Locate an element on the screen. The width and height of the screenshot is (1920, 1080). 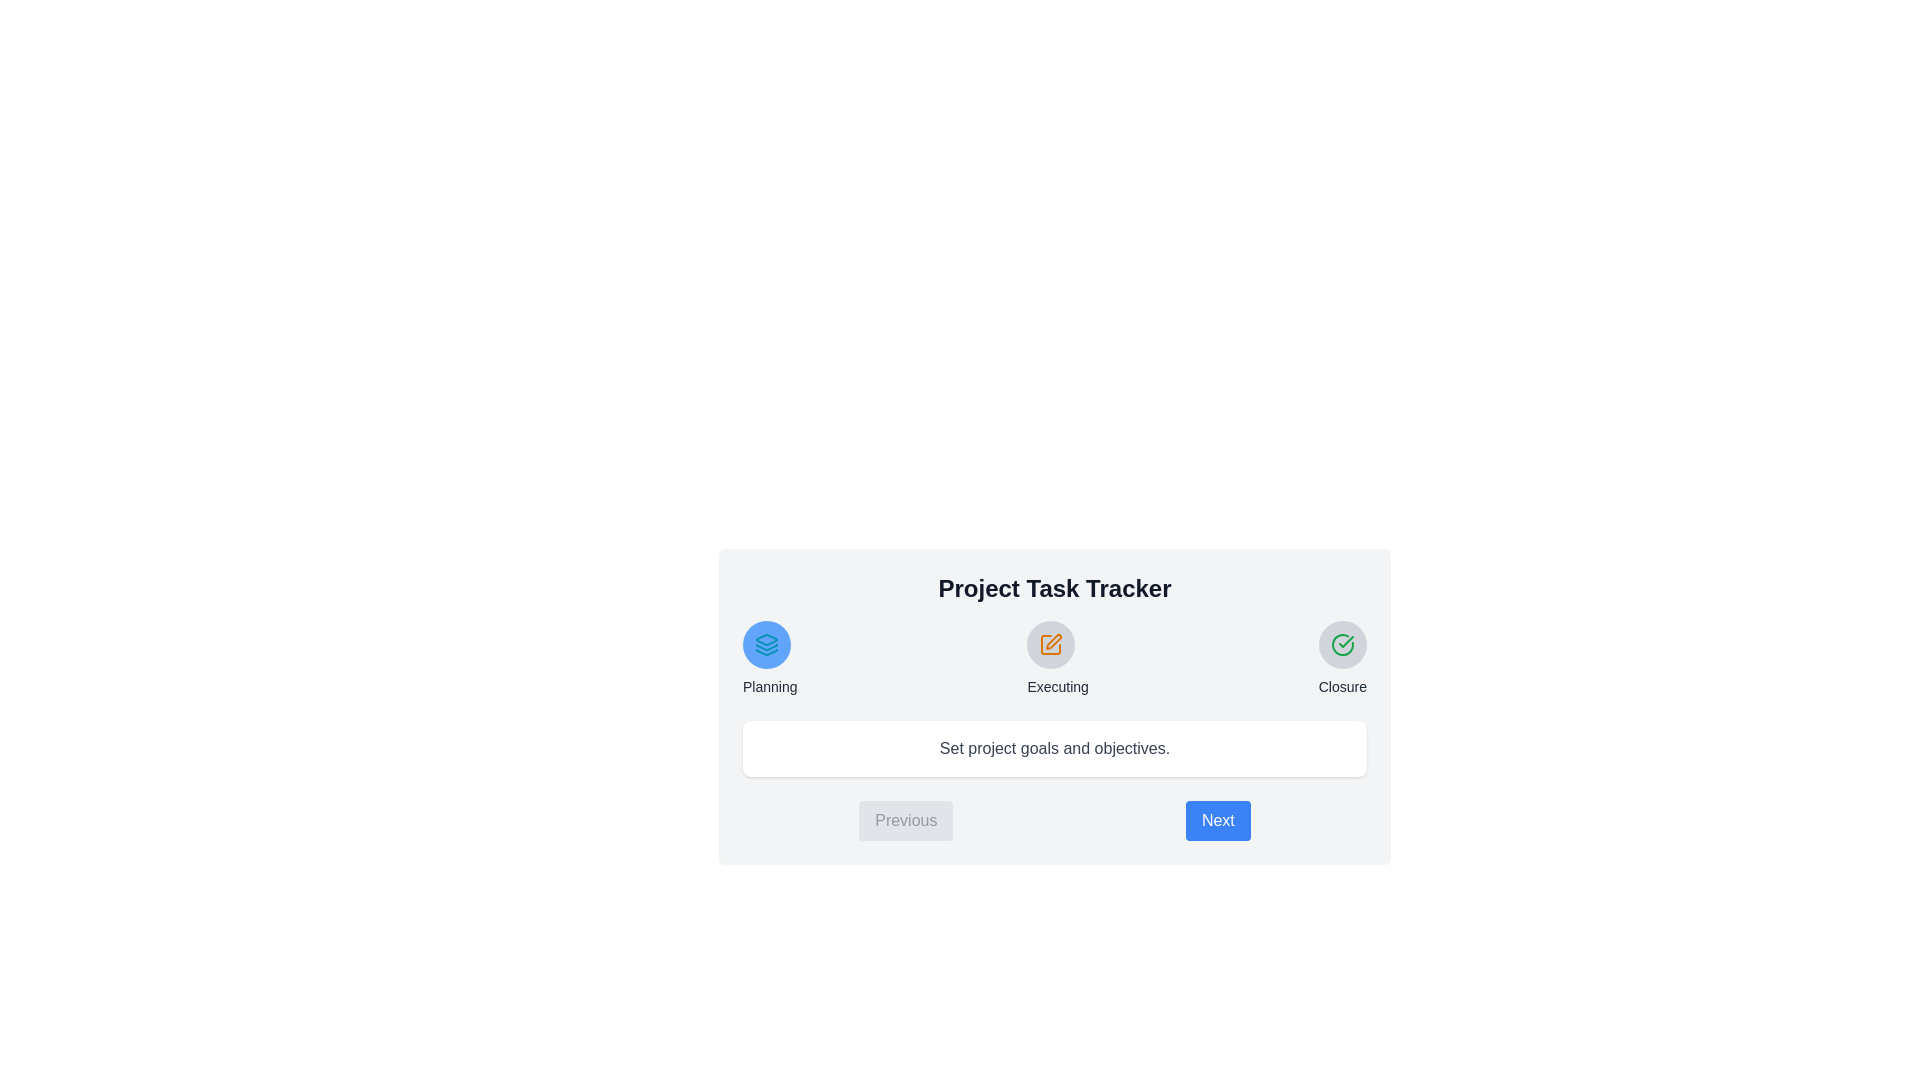
the 'Next' button to navigate to the next step is located at coordinates (1217, 821).